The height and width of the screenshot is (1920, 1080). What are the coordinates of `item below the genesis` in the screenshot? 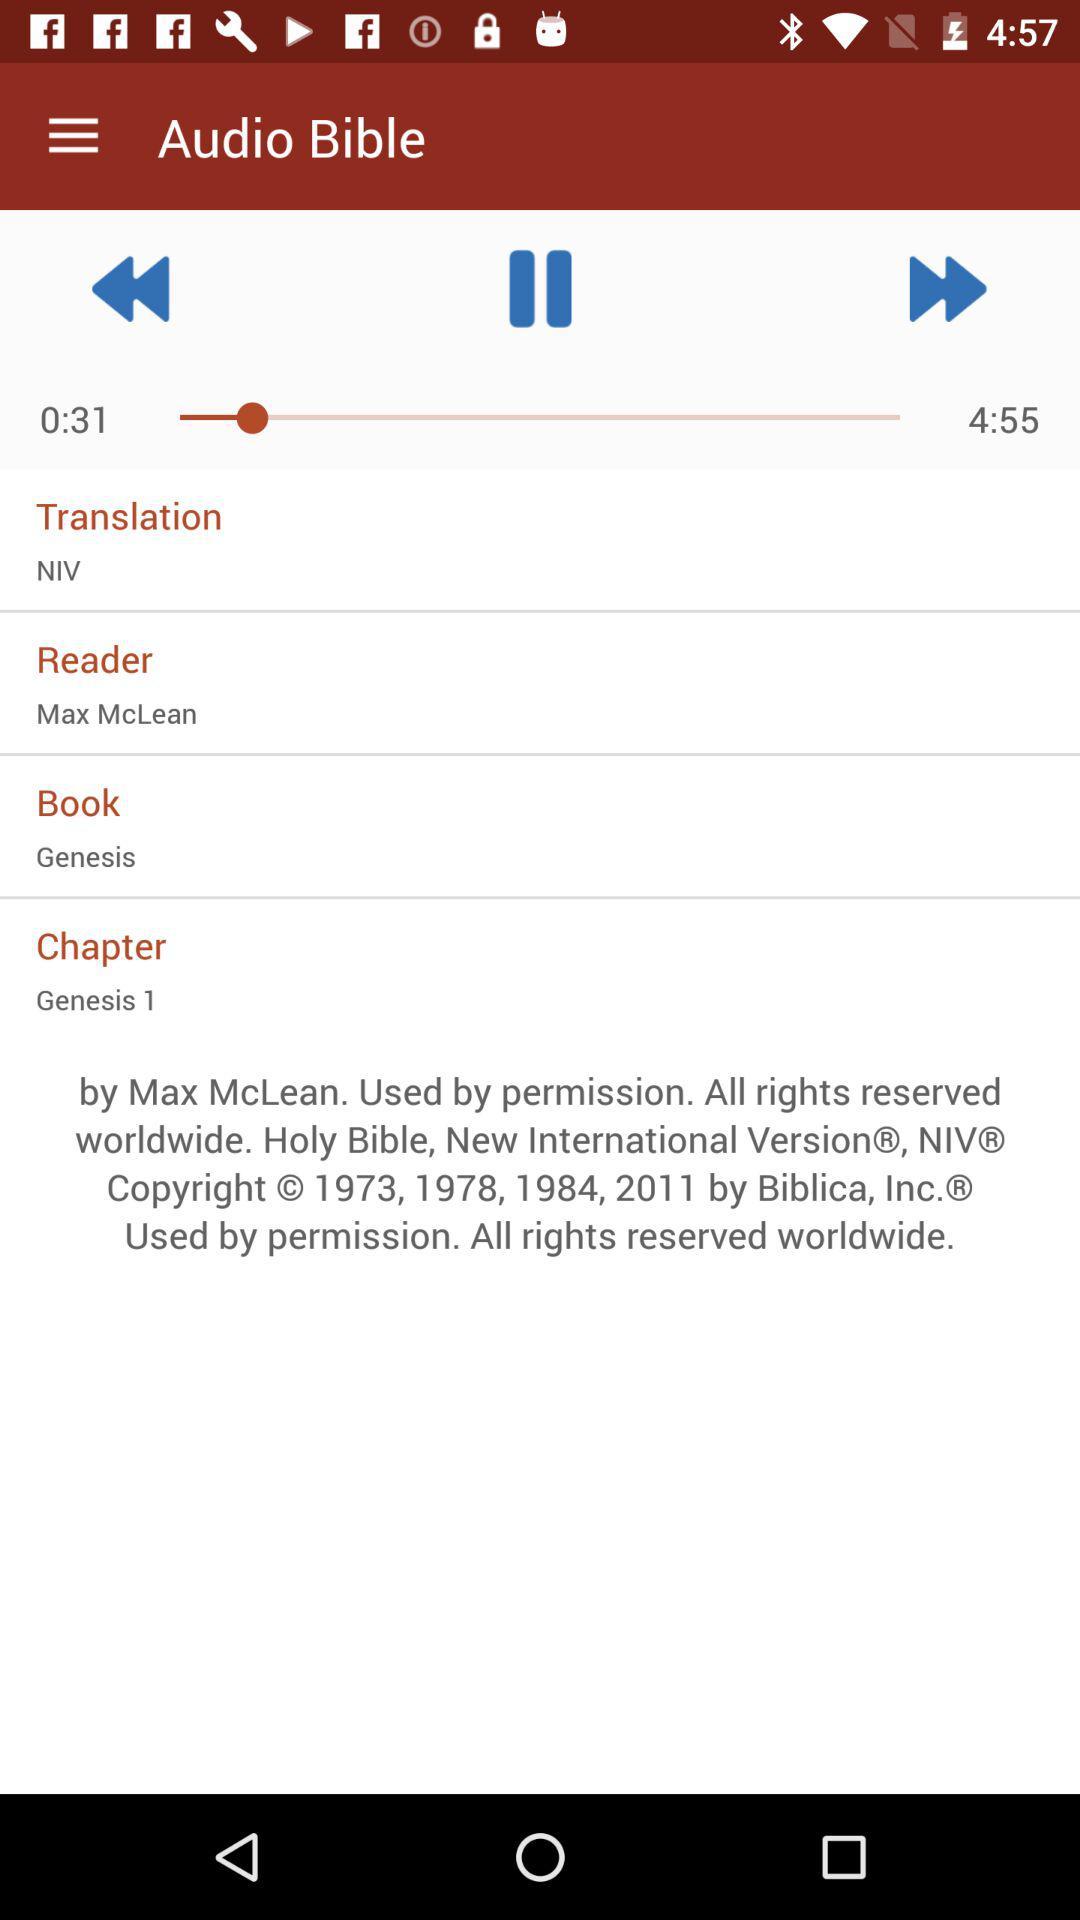 It's located at (540, 944).